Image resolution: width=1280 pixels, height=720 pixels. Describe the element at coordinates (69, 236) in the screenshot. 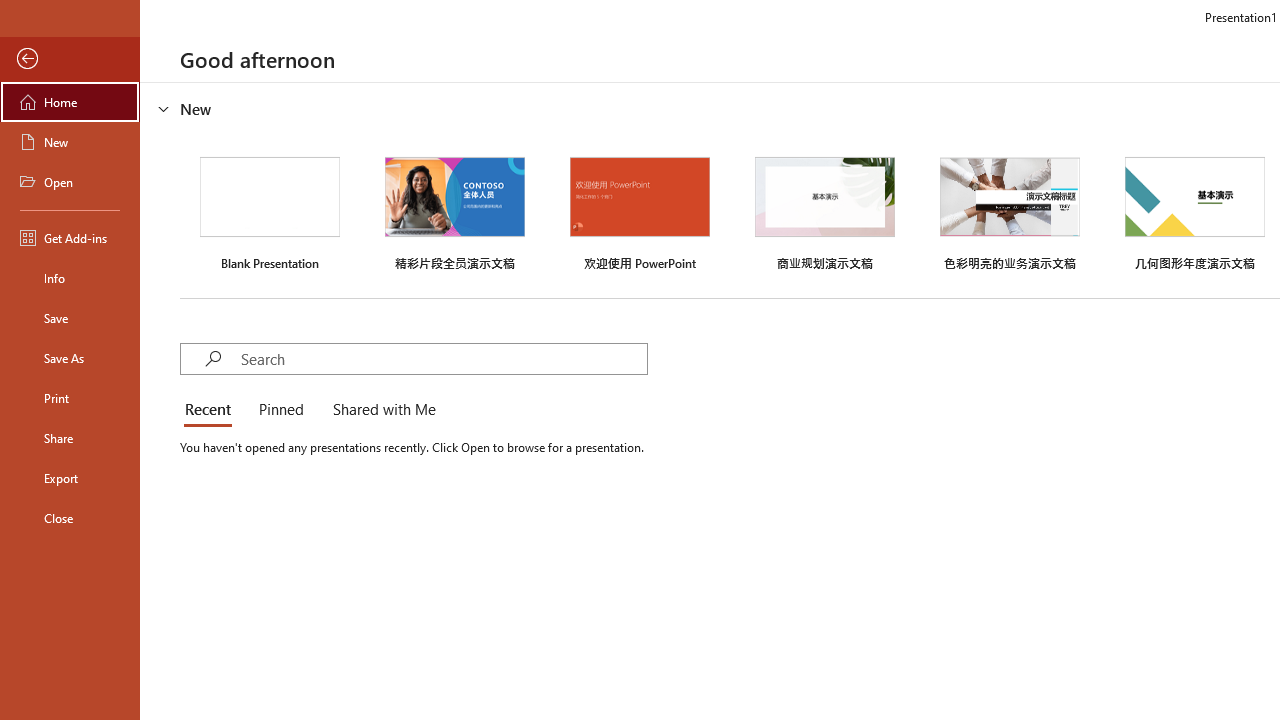

I see `'Get Add-ins'` at that location.